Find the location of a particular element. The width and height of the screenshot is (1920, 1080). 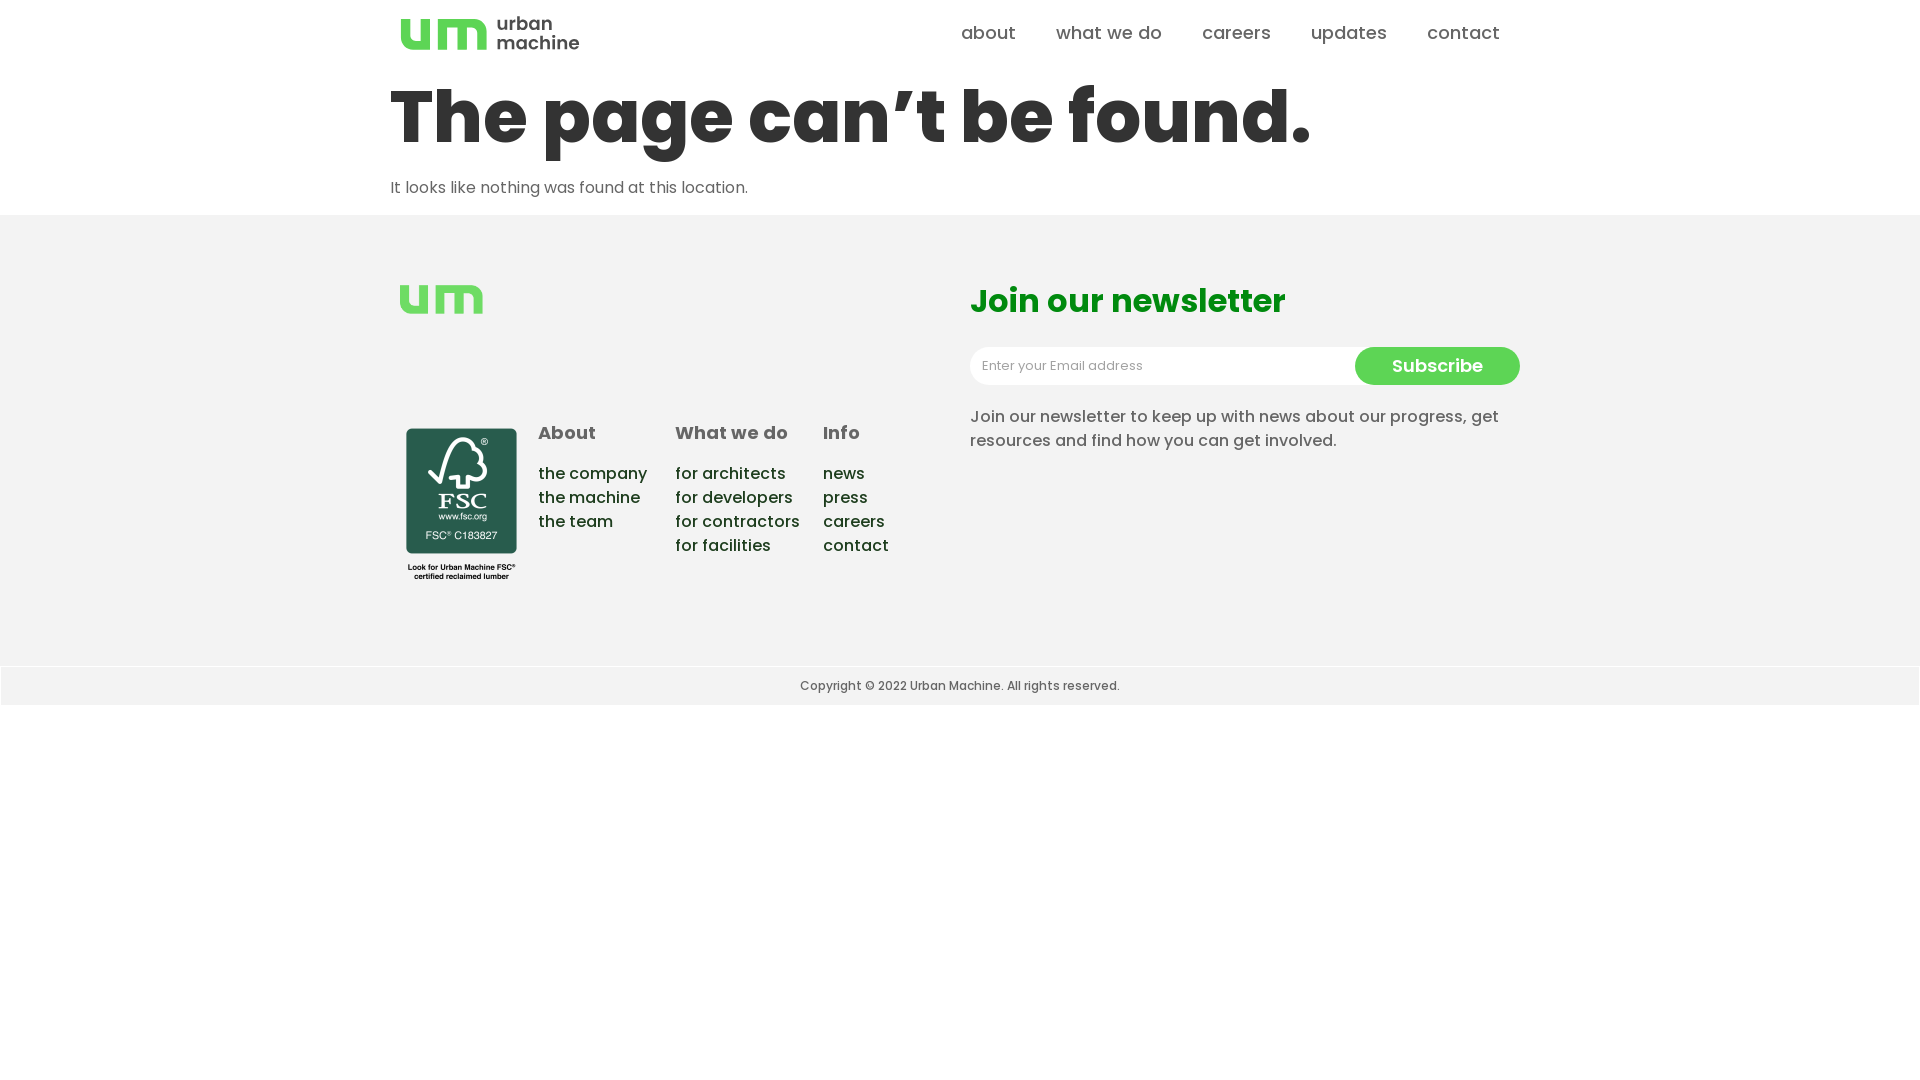

'for contractors' is located at coordinates (736, 520).